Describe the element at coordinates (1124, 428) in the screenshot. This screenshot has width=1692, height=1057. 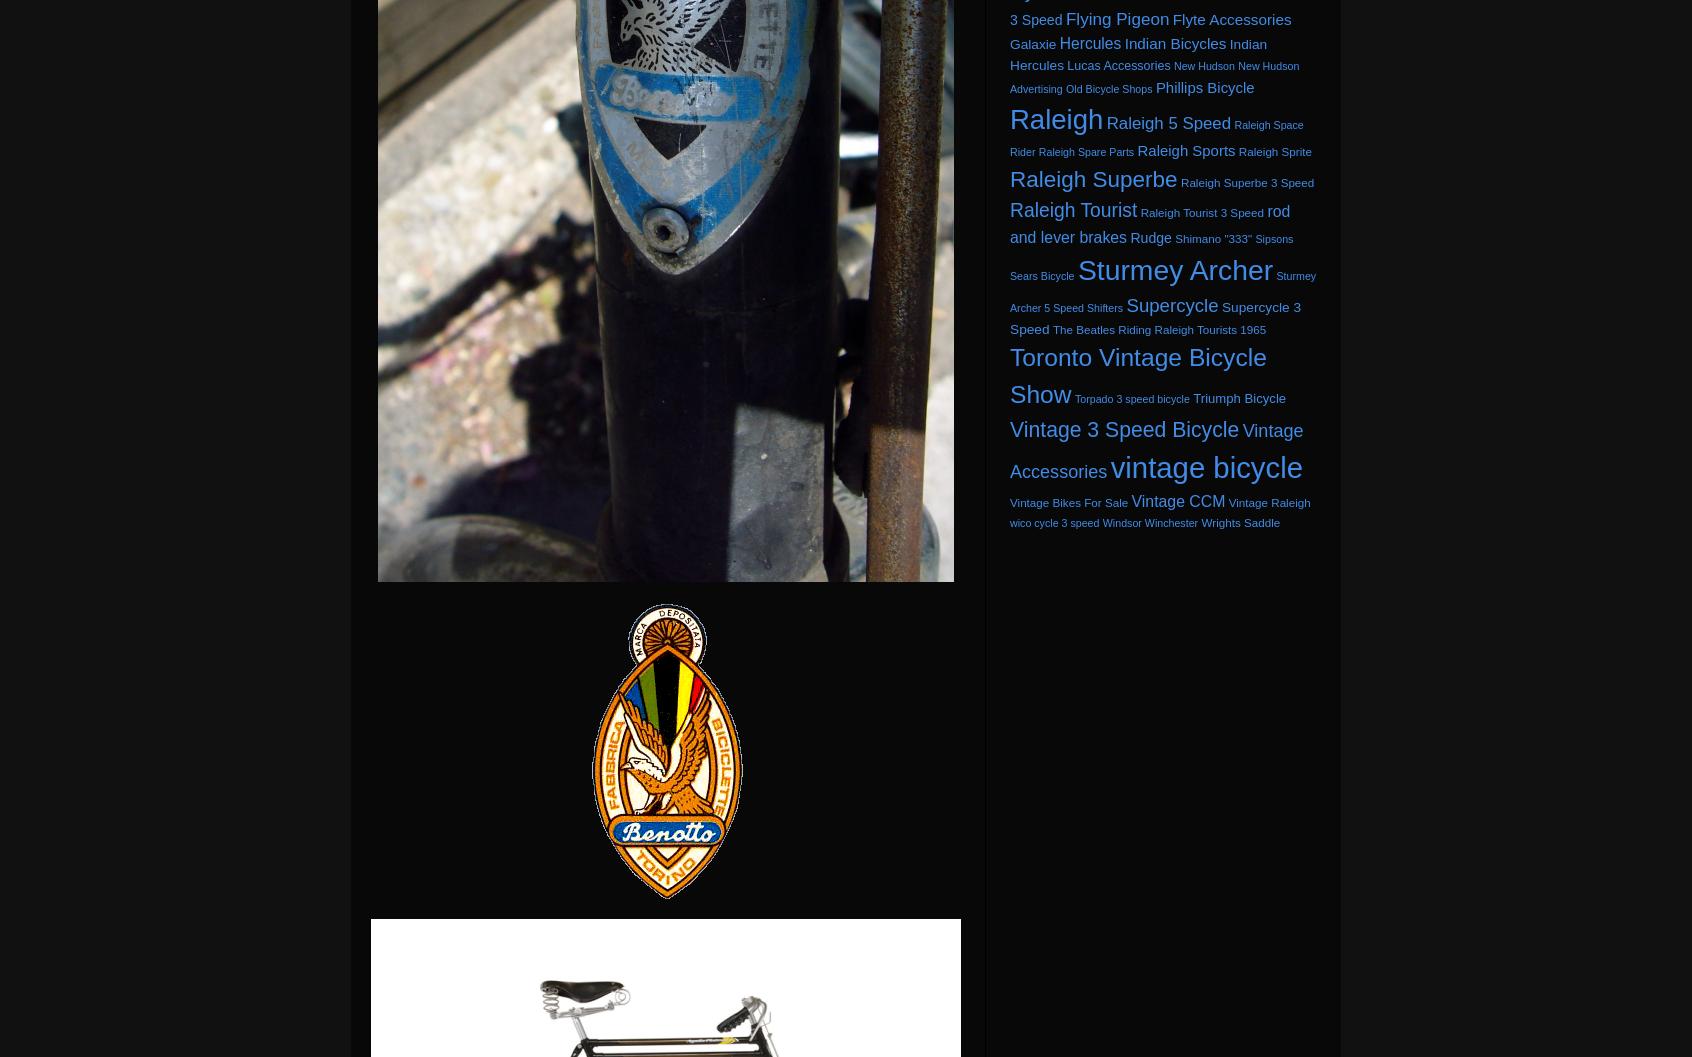
I see `'Vintage 3 Speed Bicycle'` at that location.